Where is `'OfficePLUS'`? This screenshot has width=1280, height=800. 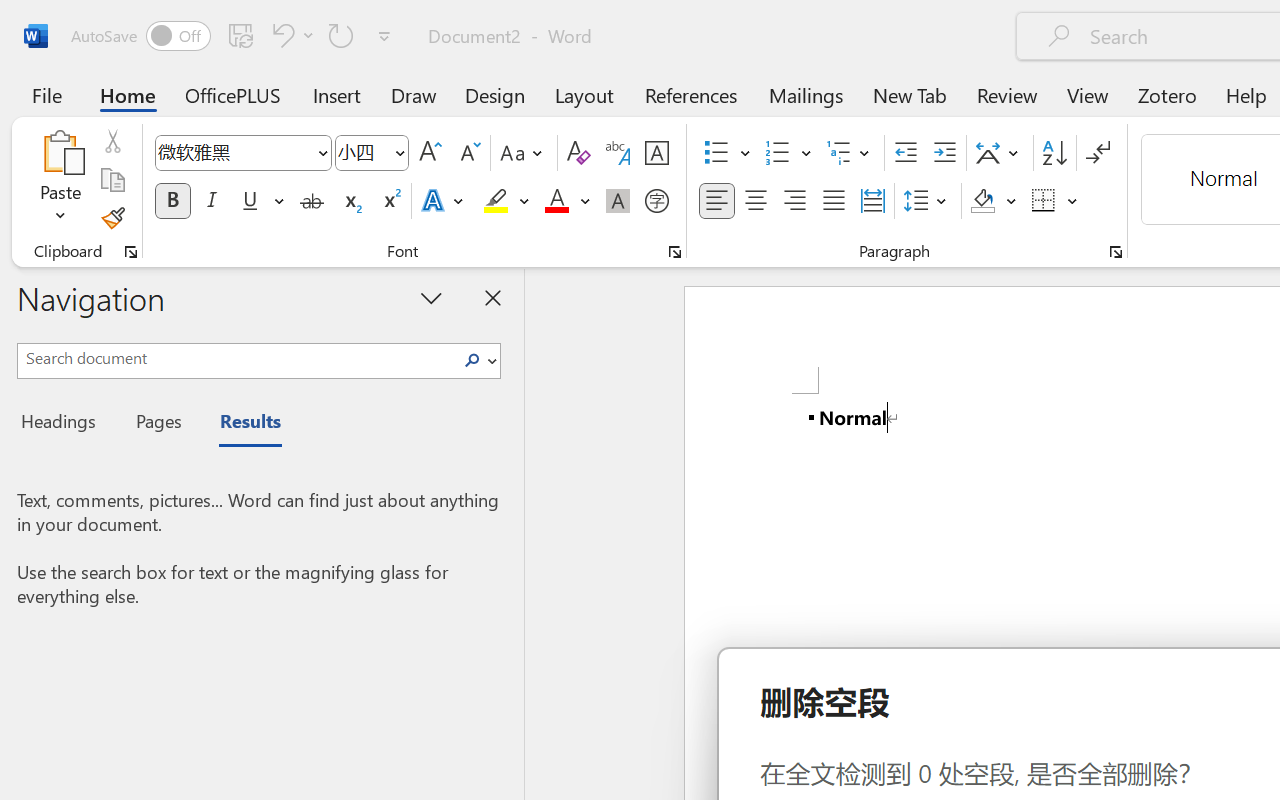
'OfficePLUS' is located at coordinates (233, 94).